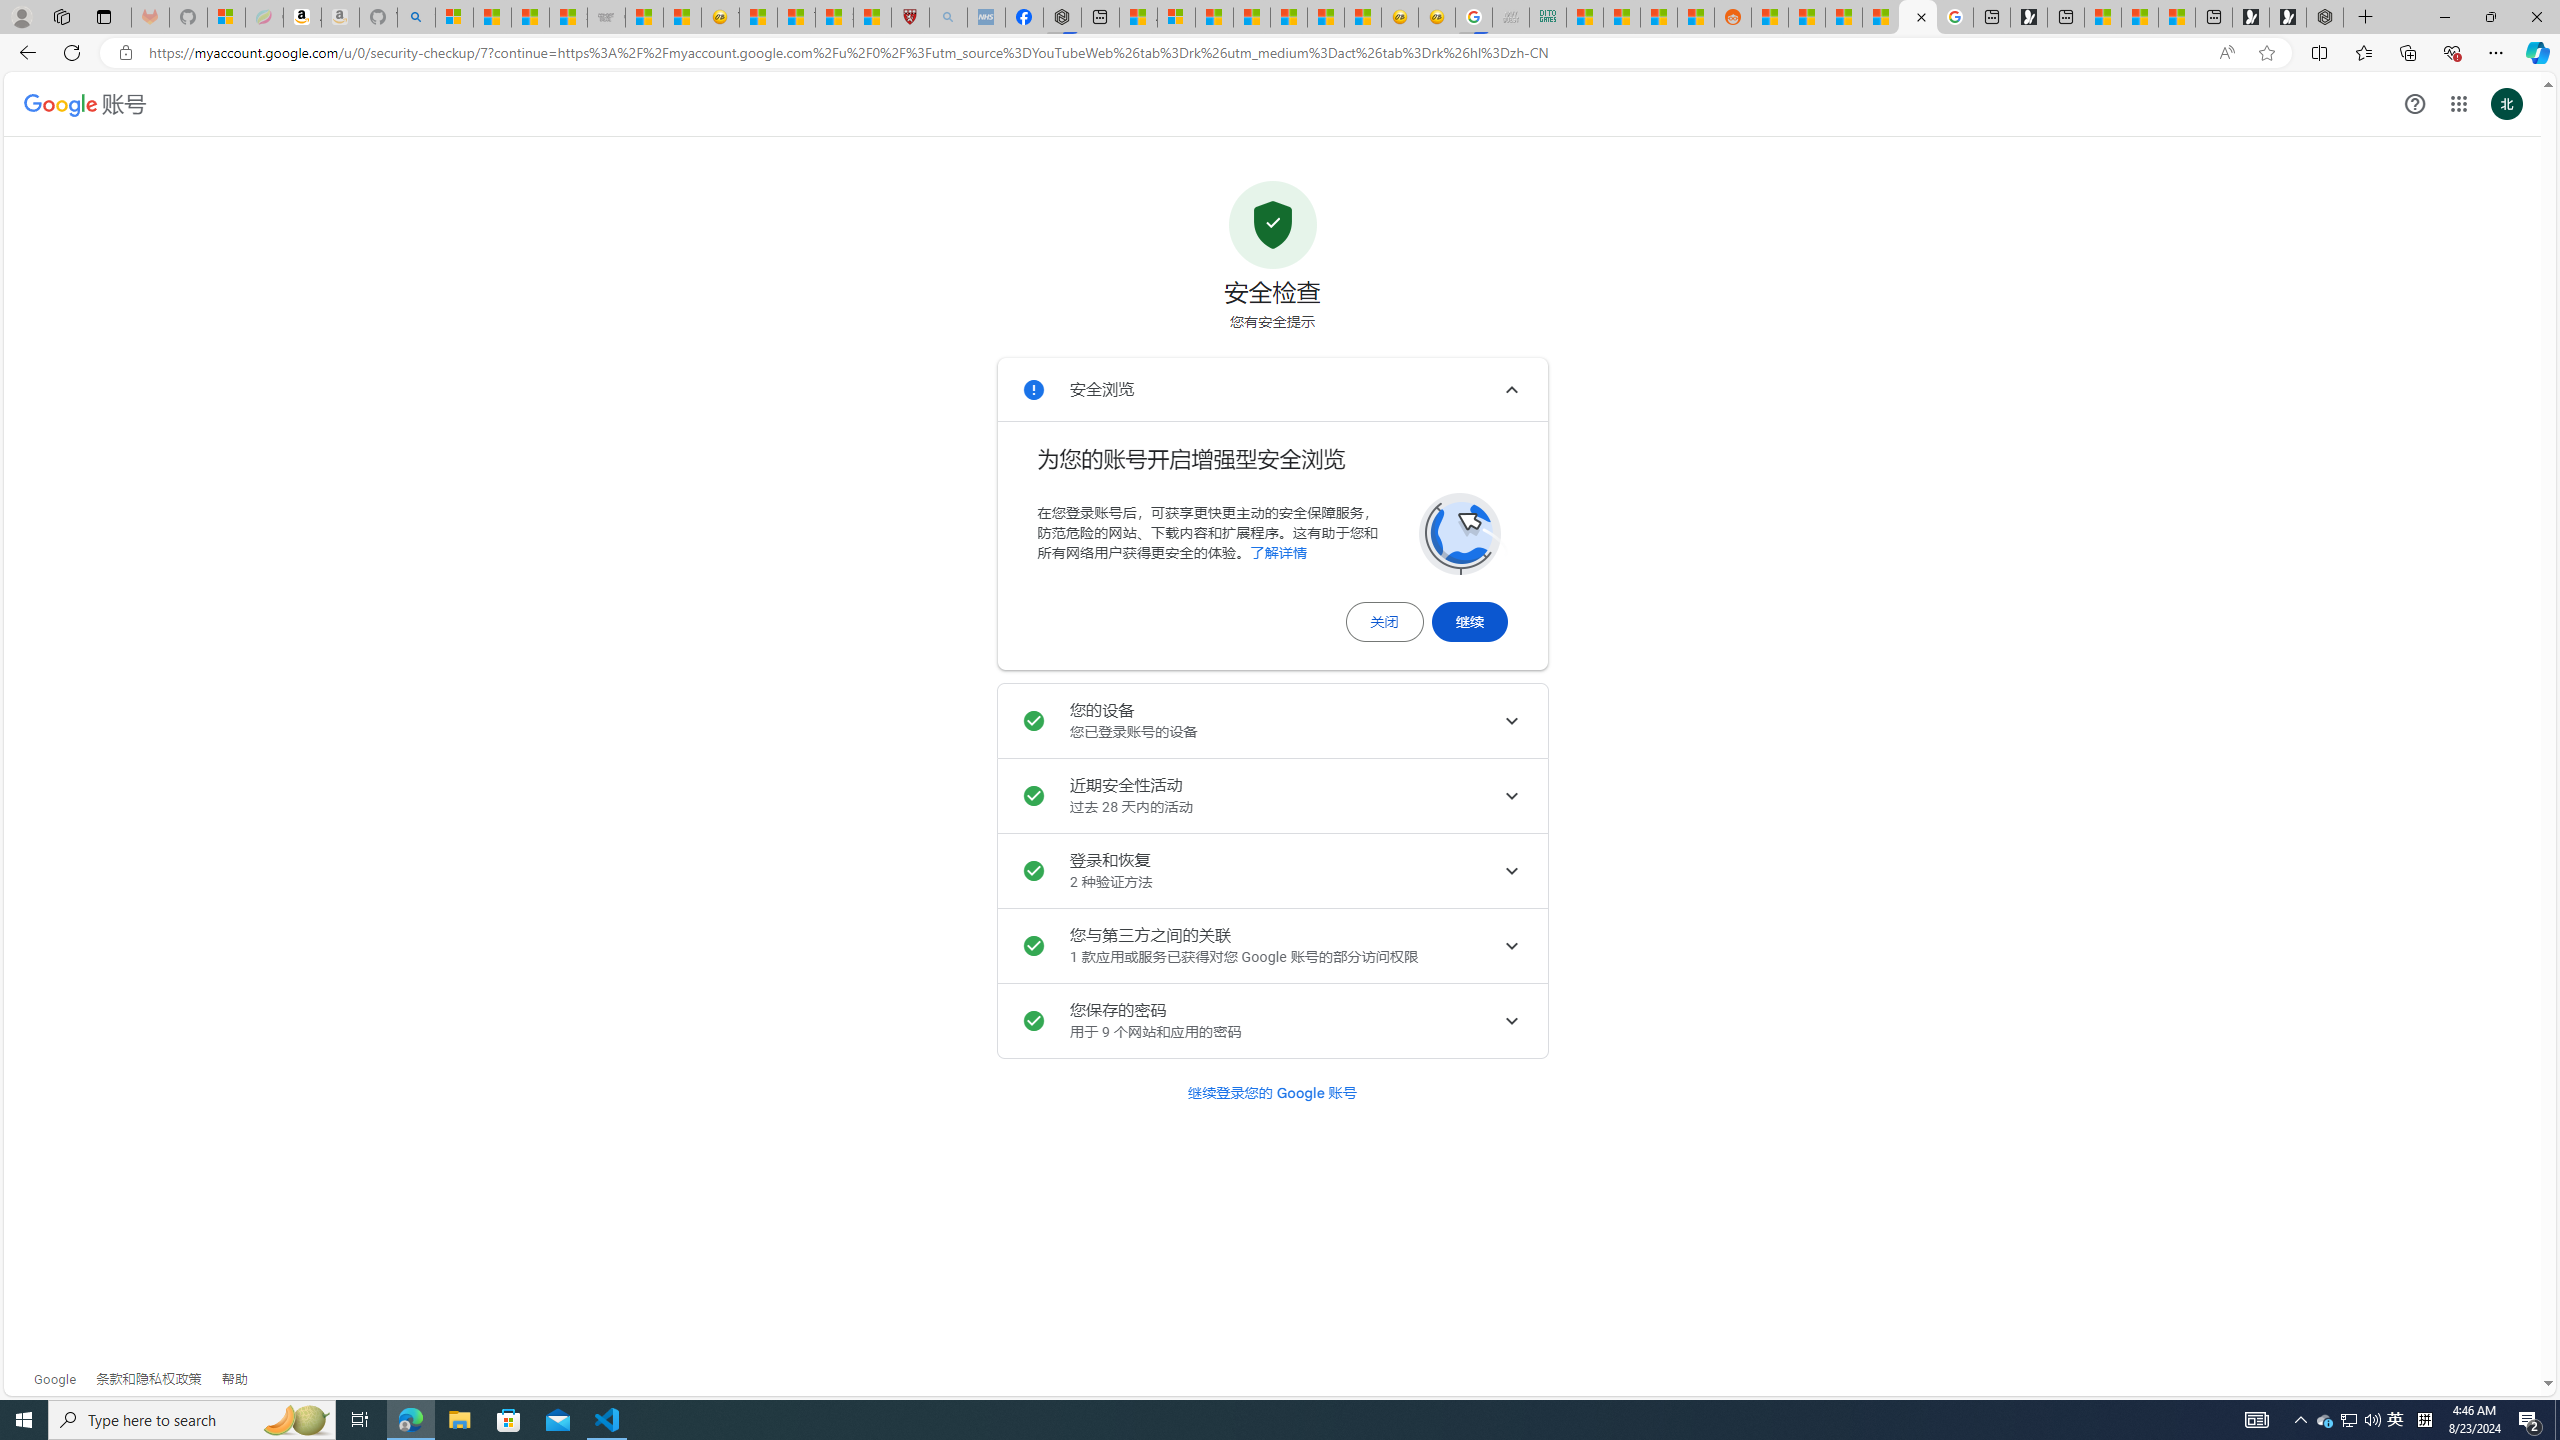 Image resolution: width=2560 pixels, height=1440 pixels. Describe the element at coordinates (606, 16) in the screenshot. I see `'Combat Siege'` at that location.